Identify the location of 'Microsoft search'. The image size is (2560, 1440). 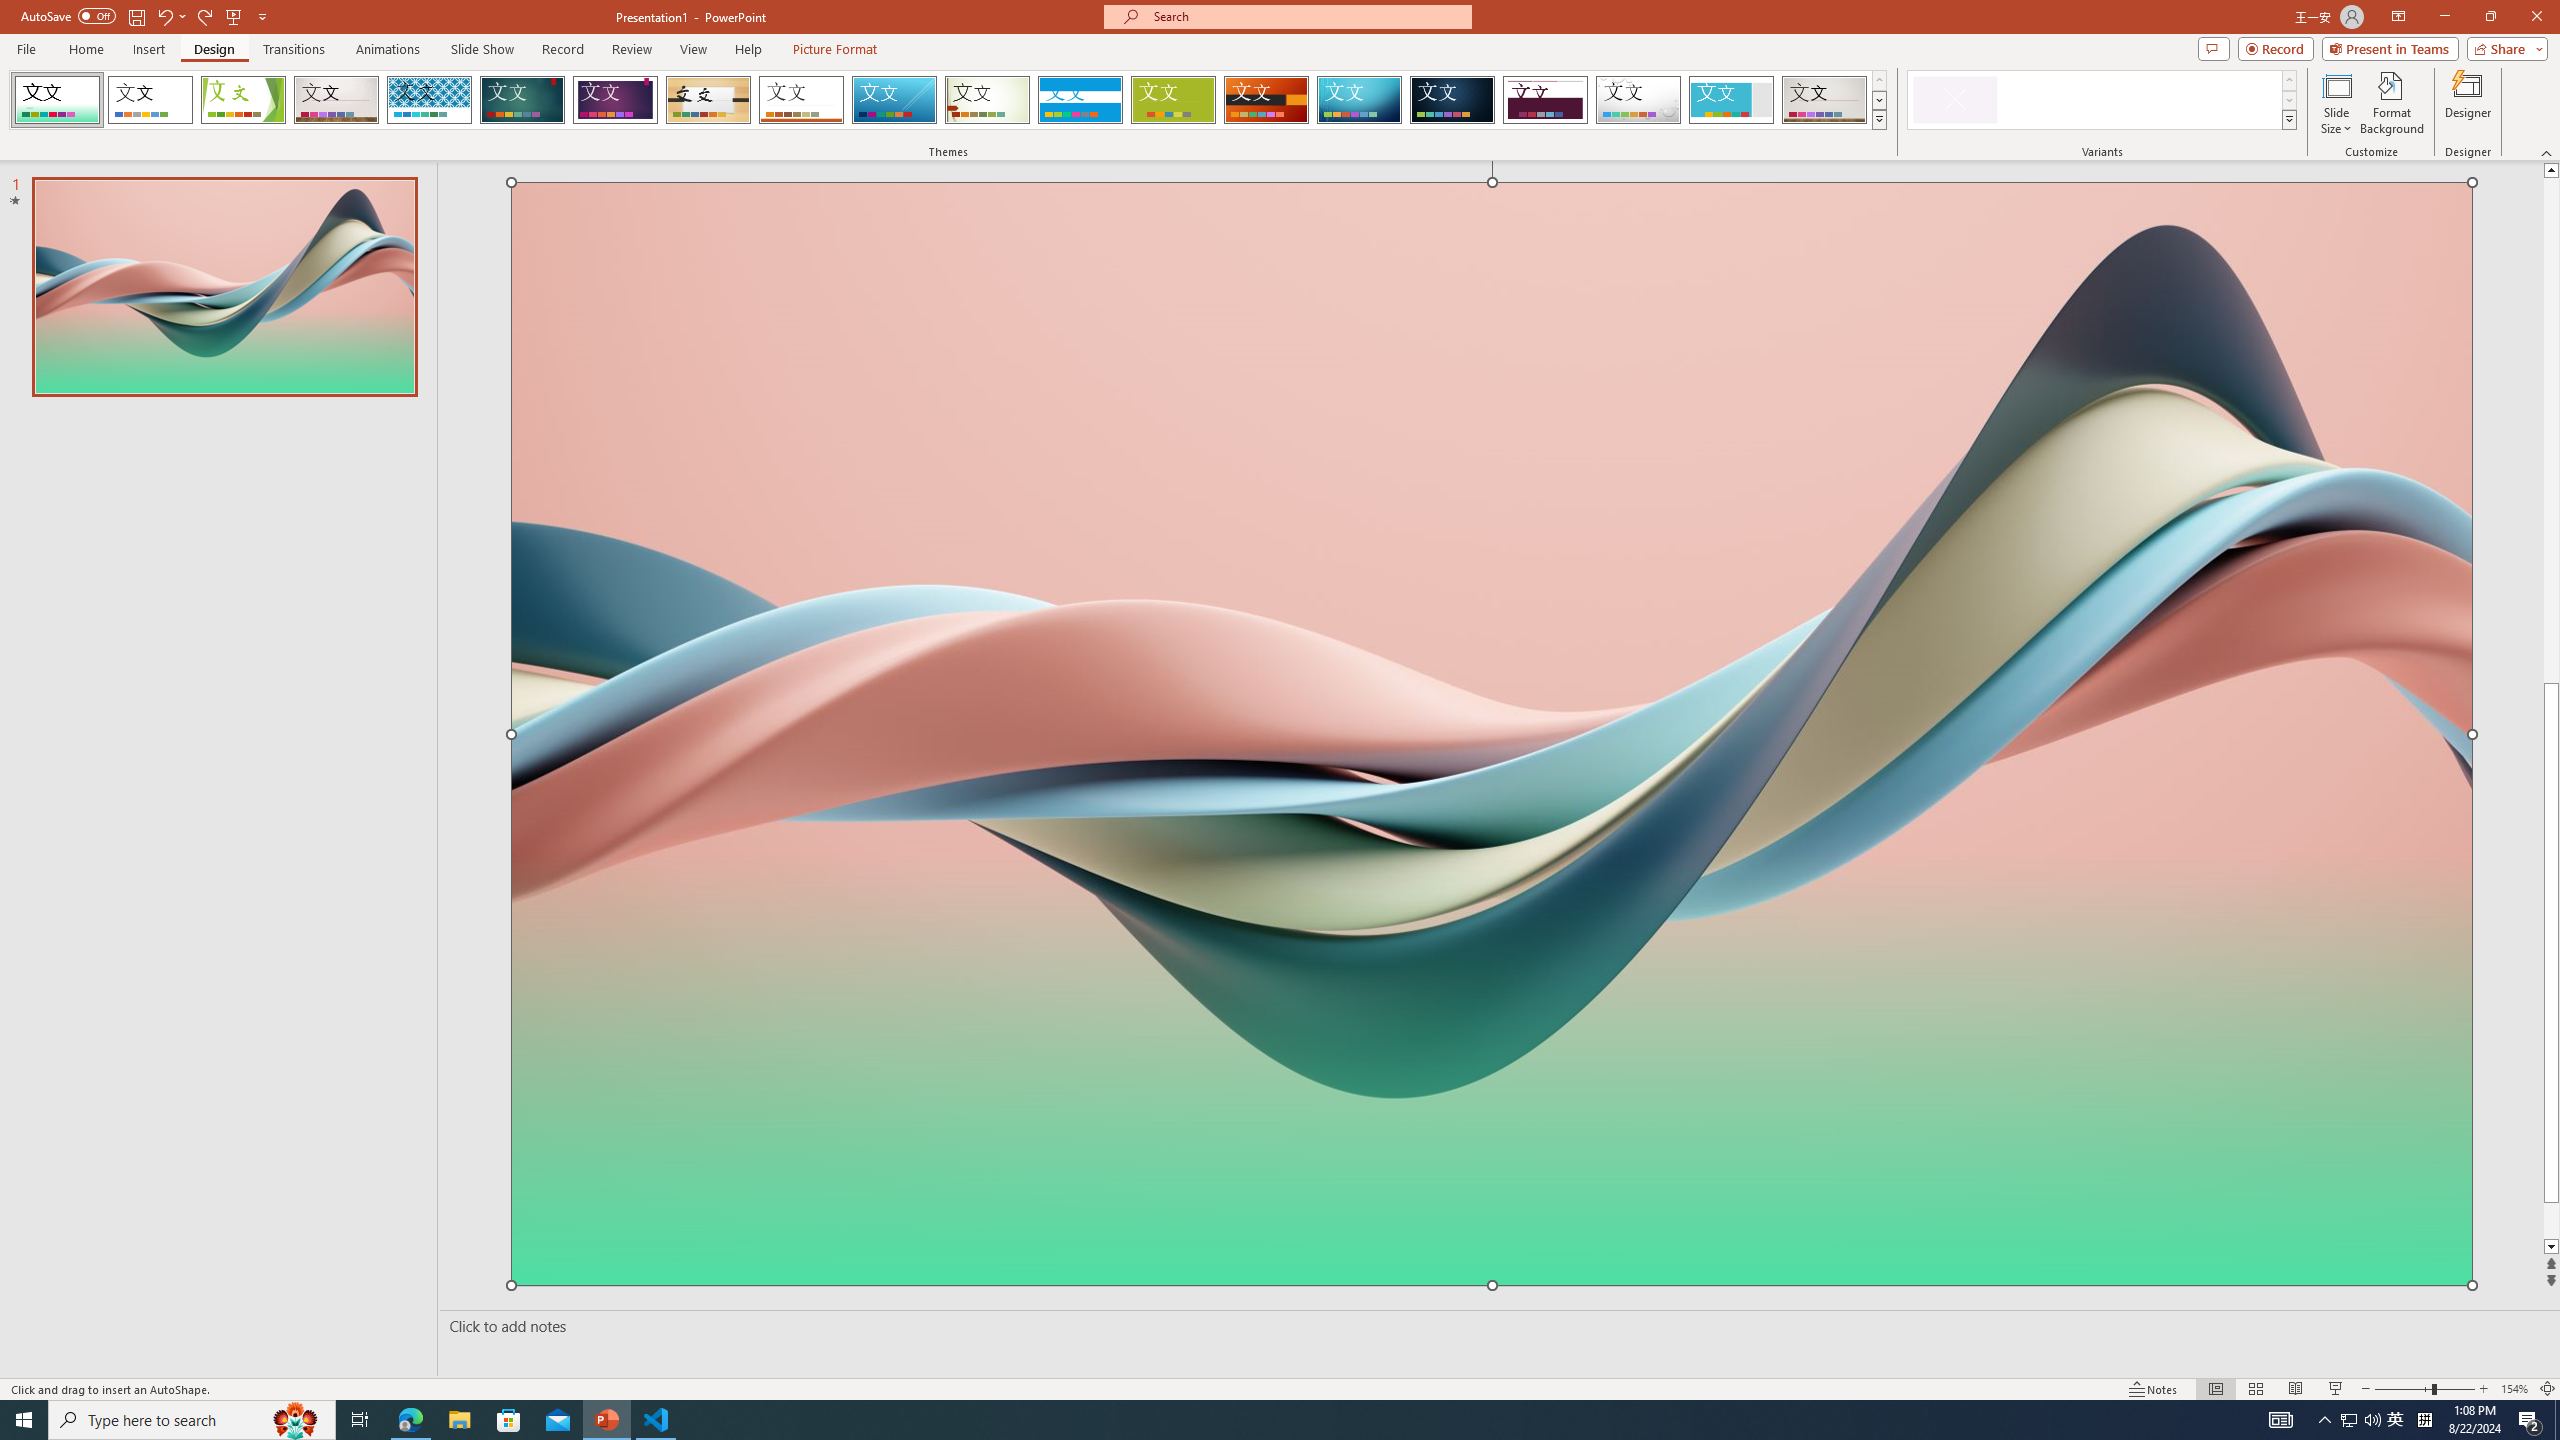
(1304, 16).